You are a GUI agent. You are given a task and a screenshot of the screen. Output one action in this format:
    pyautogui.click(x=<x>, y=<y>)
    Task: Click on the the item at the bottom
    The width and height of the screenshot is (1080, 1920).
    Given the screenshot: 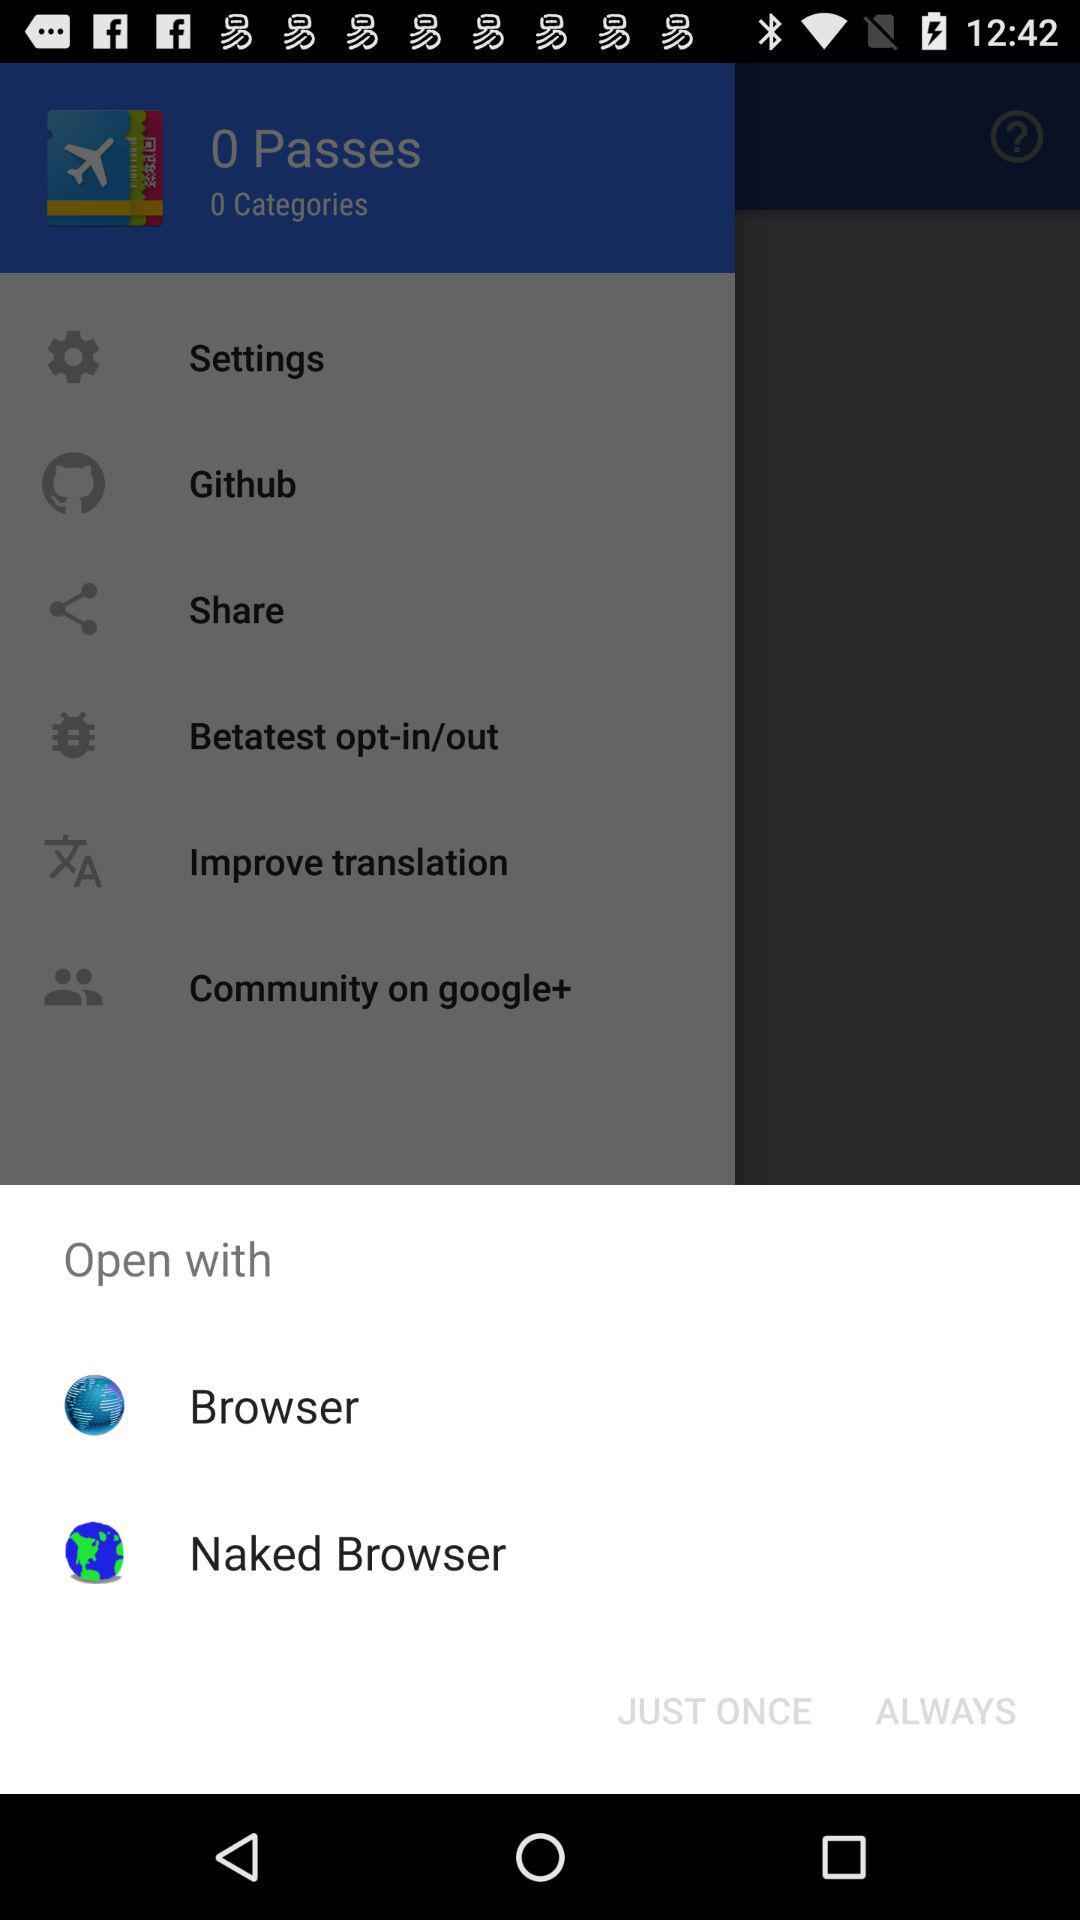 What is the action you would take?
    pyautogui.click(x=713, y=1708)
    